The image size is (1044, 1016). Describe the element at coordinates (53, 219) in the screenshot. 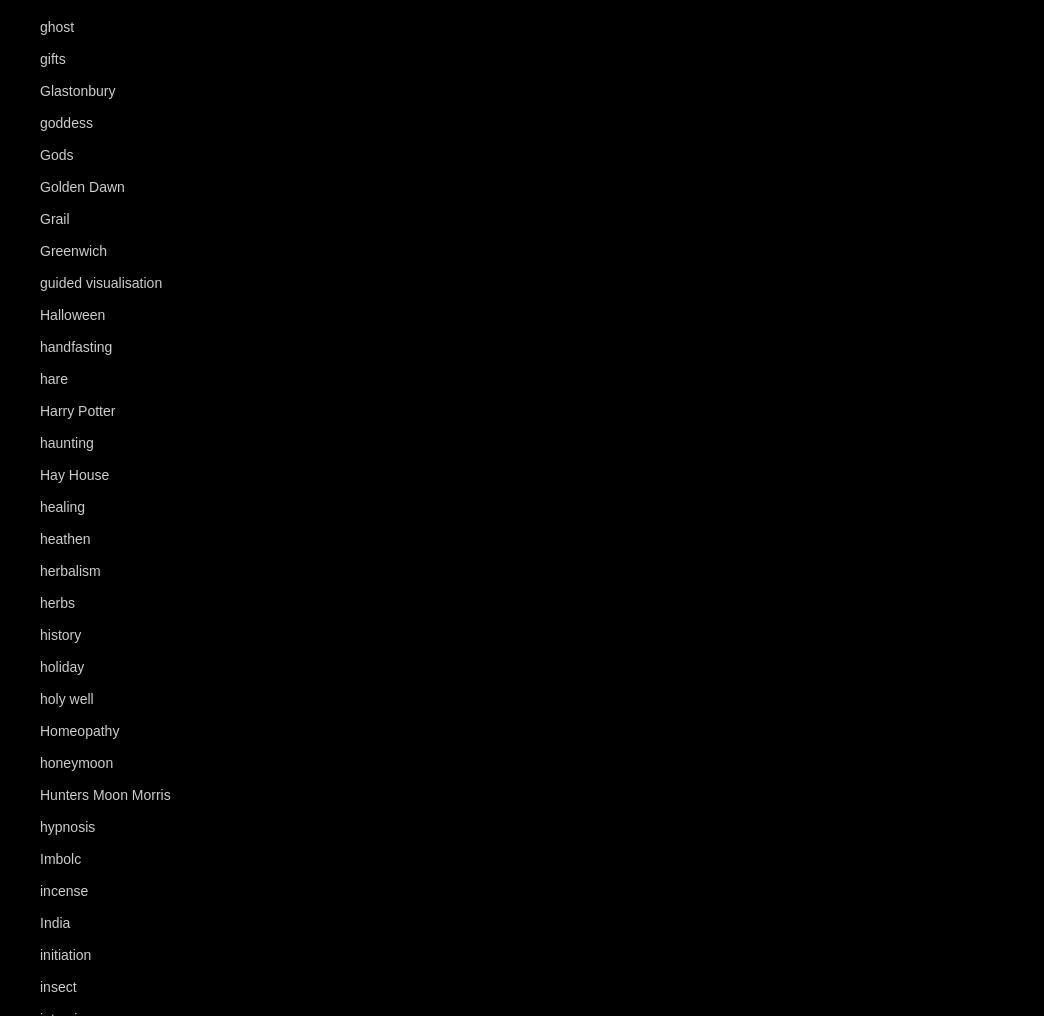

I see `'Grail'` at that location.